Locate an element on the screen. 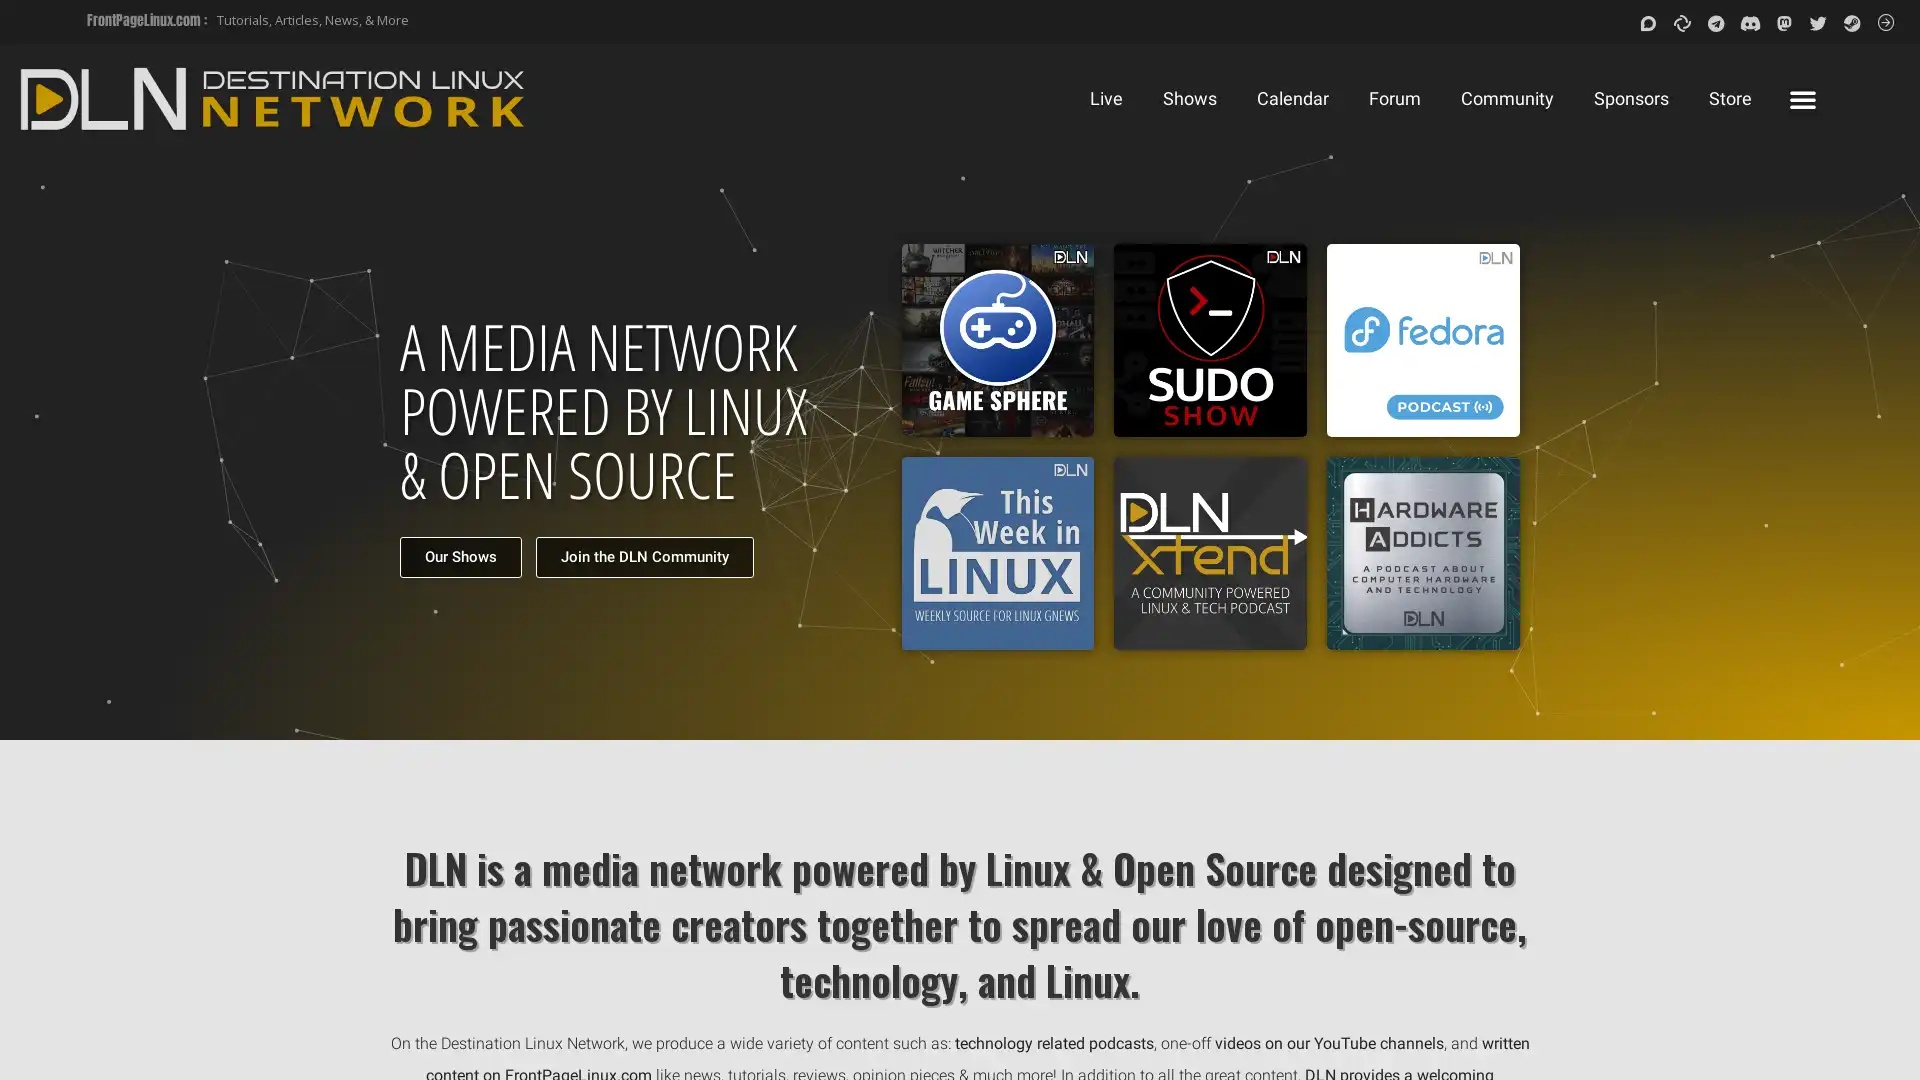 The image size is (1920, 1080). Join the DLN Community is located at coordinates (643, 557).